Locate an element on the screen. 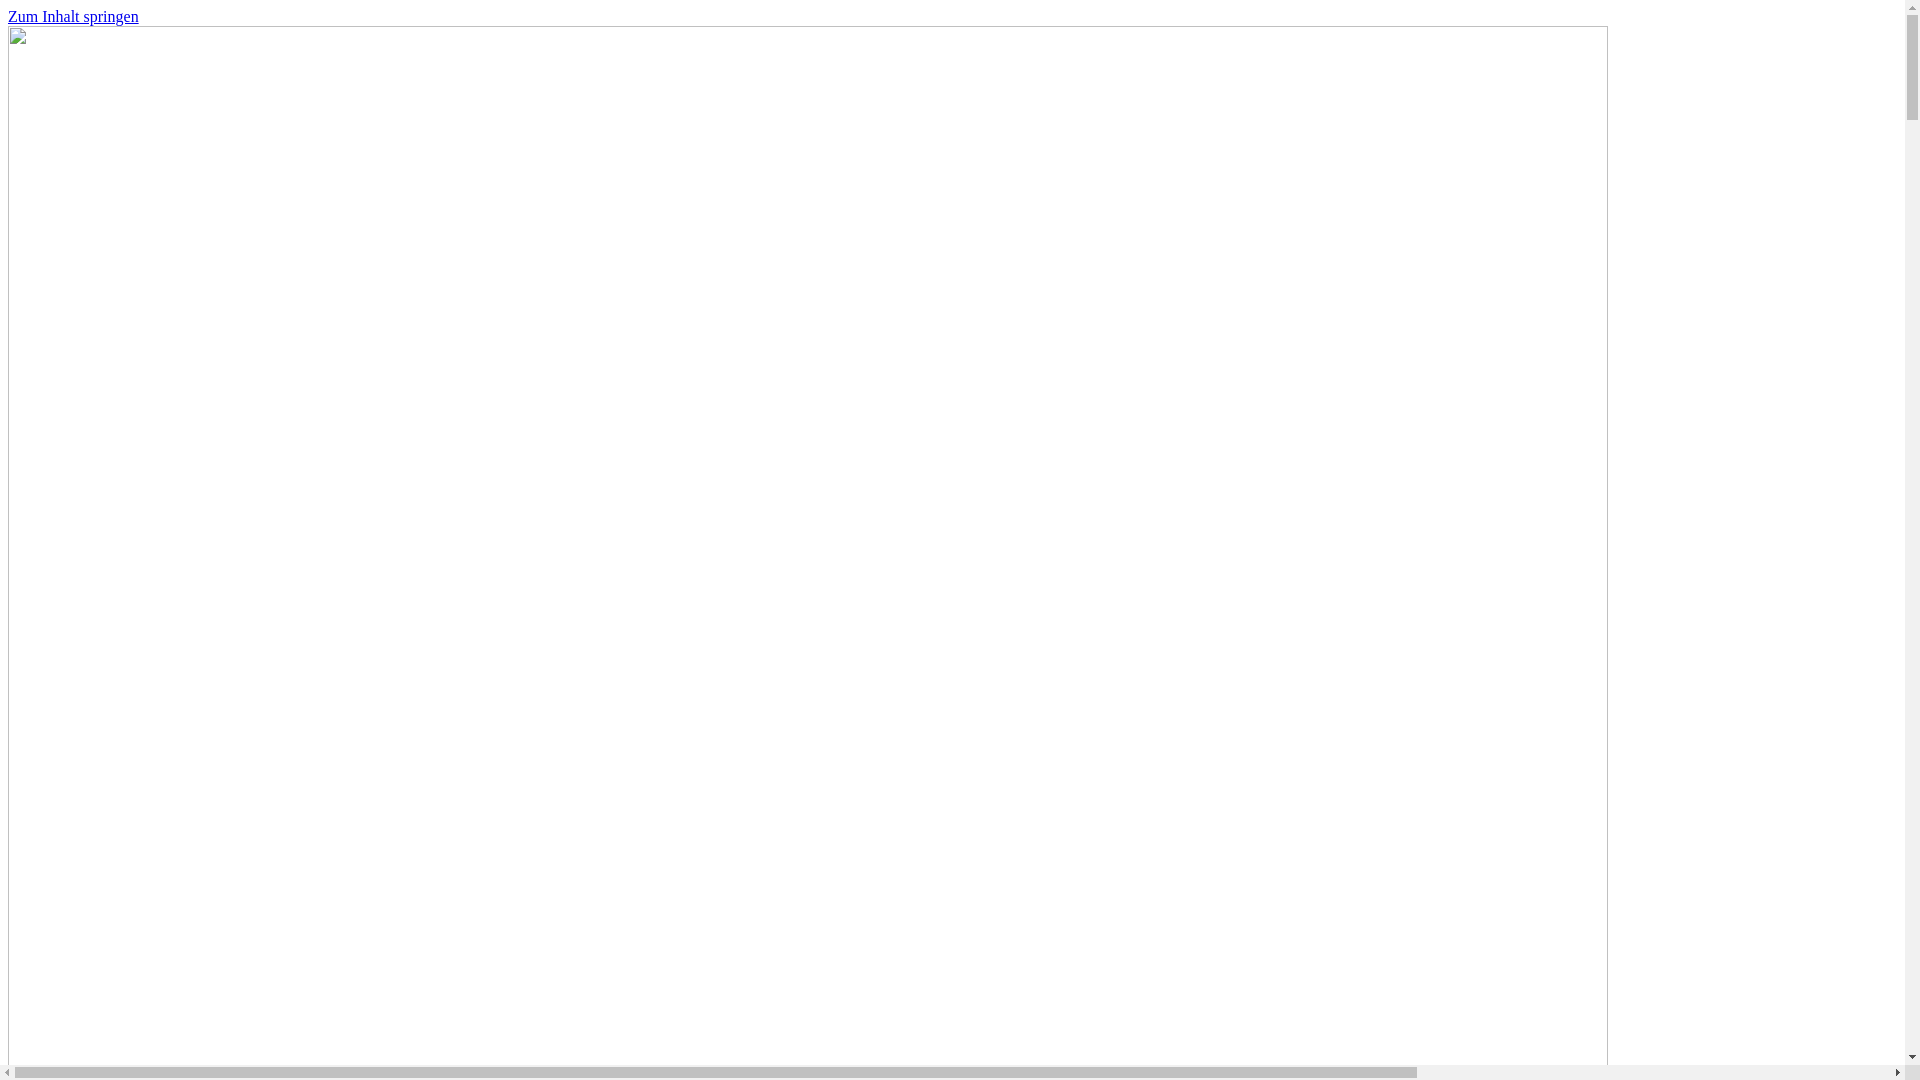 The image size is (1920, 1080). 'Zum Inhalt springen' is located at coordinates (73, 16).